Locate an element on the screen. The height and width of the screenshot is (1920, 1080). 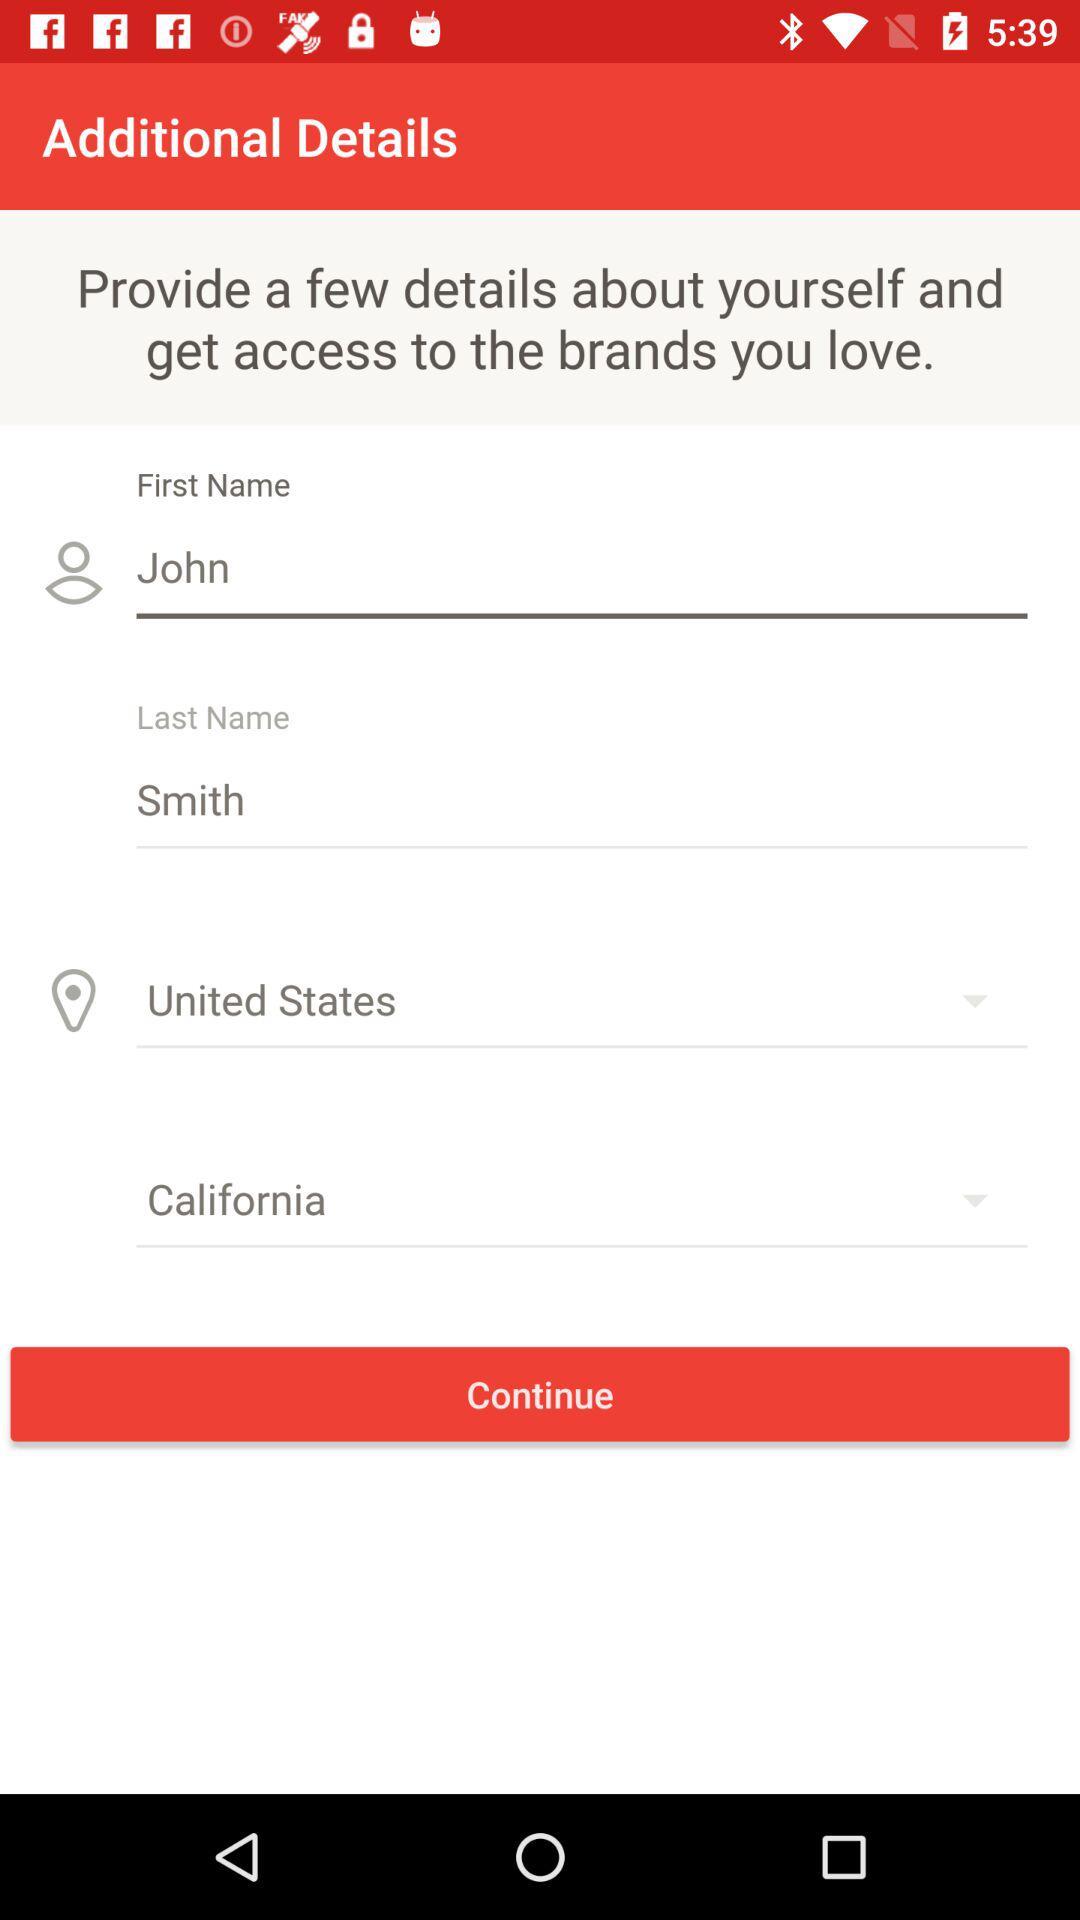
the icon below john item is located at coordinates (582, 797).